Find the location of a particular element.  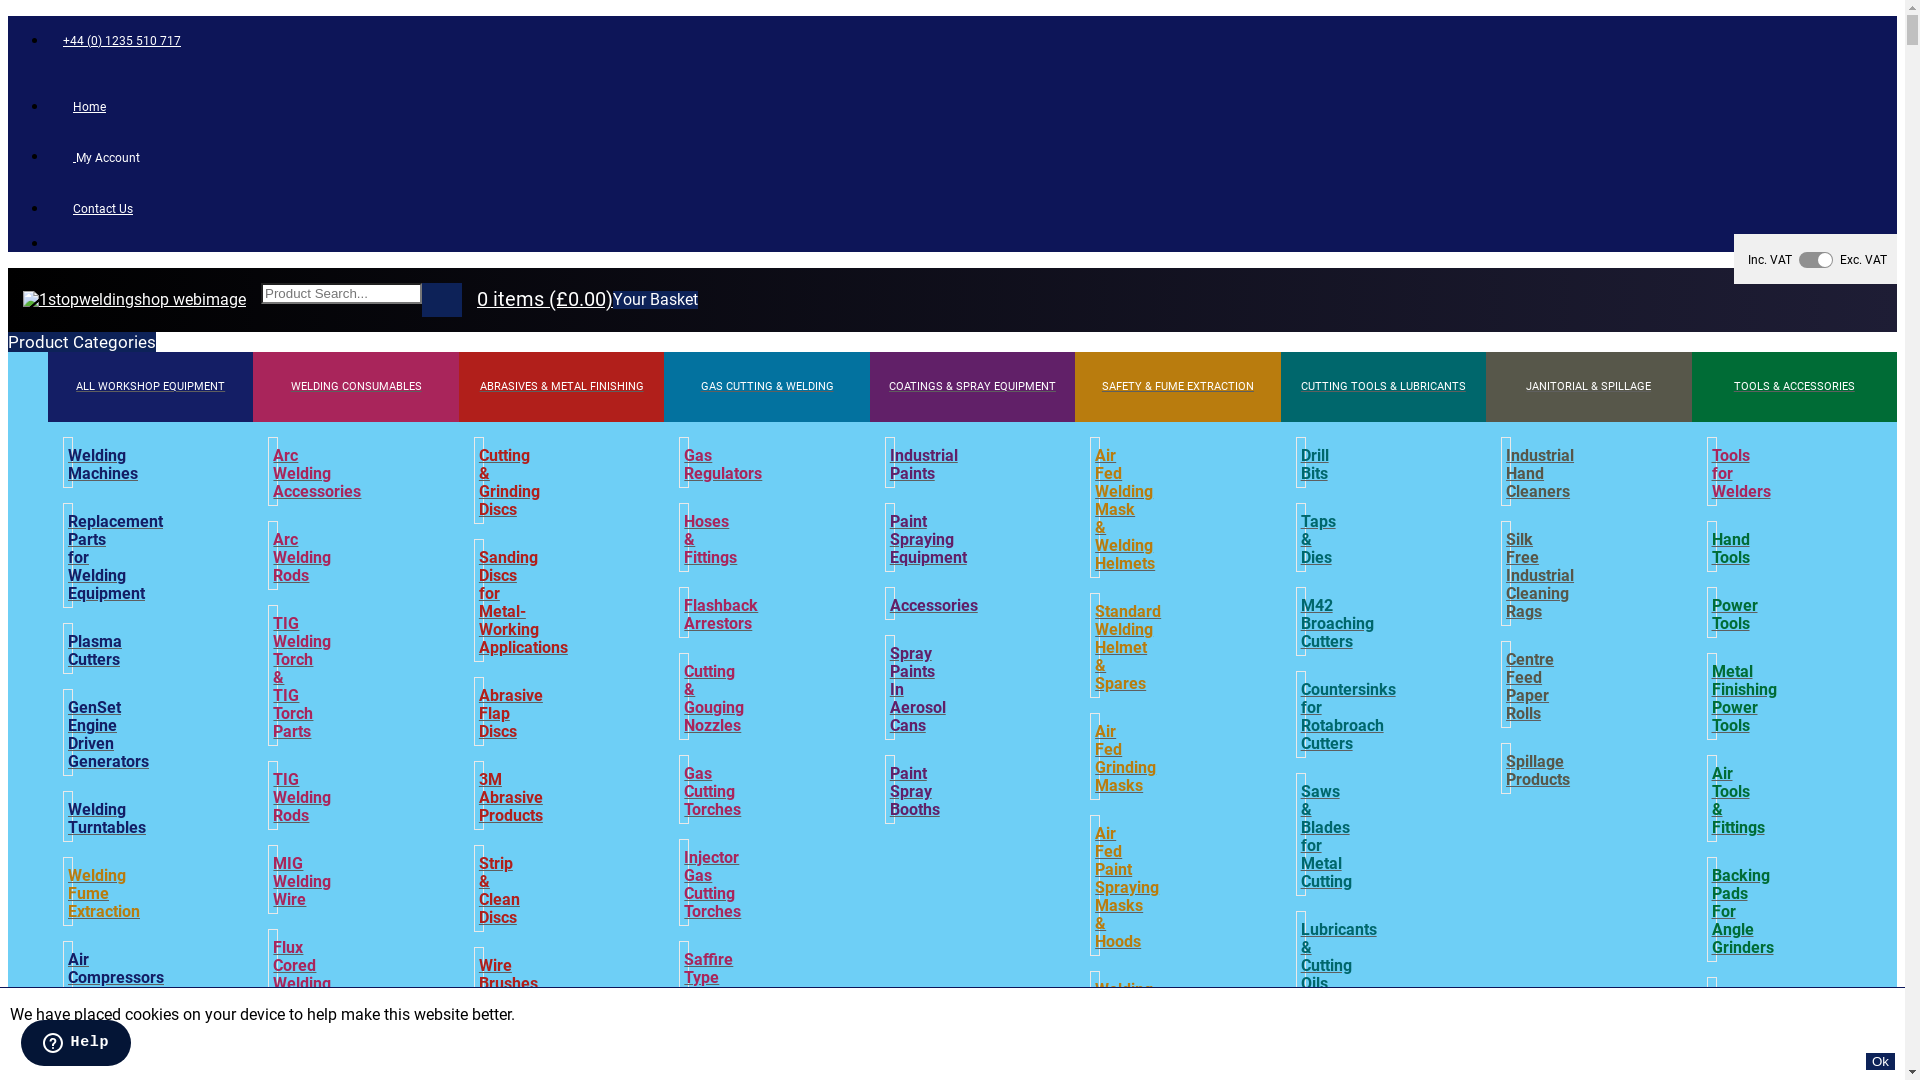

'Industrial Hand Cleaners' is located at coordinates (1539, 474).